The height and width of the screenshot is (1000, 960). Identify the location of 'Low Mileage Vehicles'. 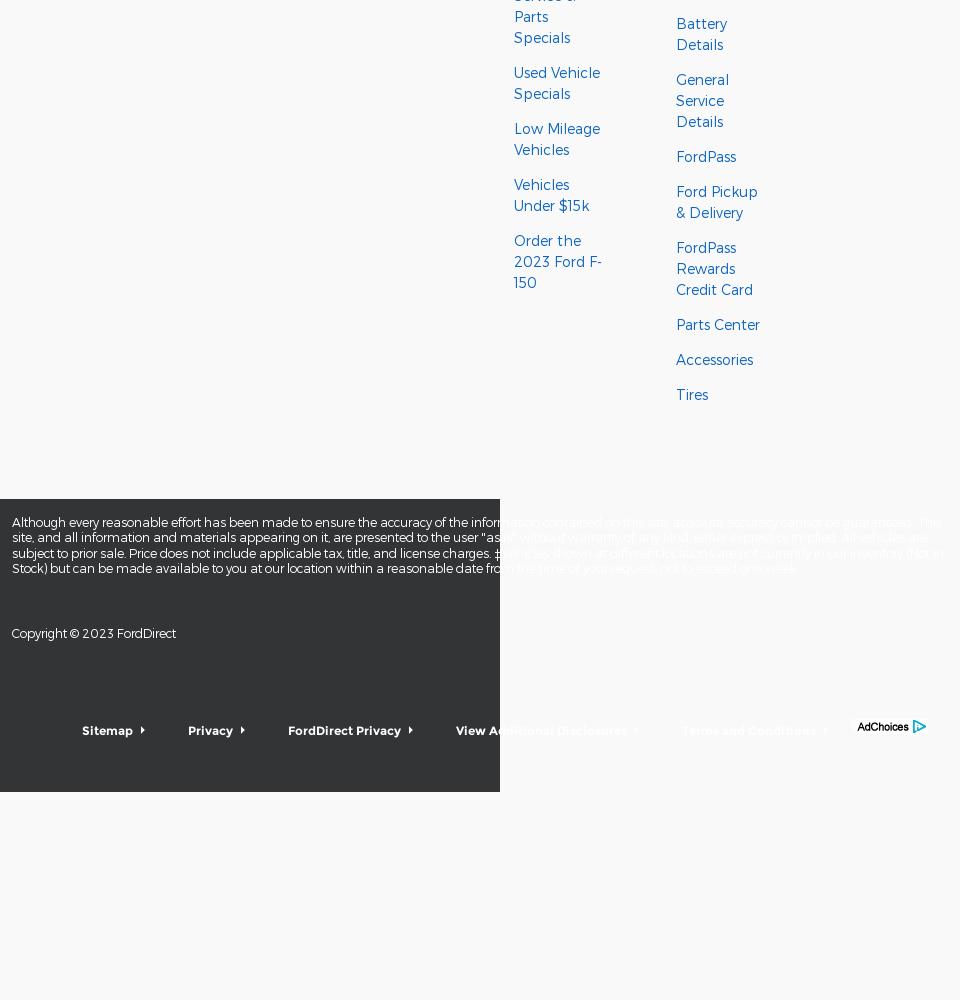
(556, 139).